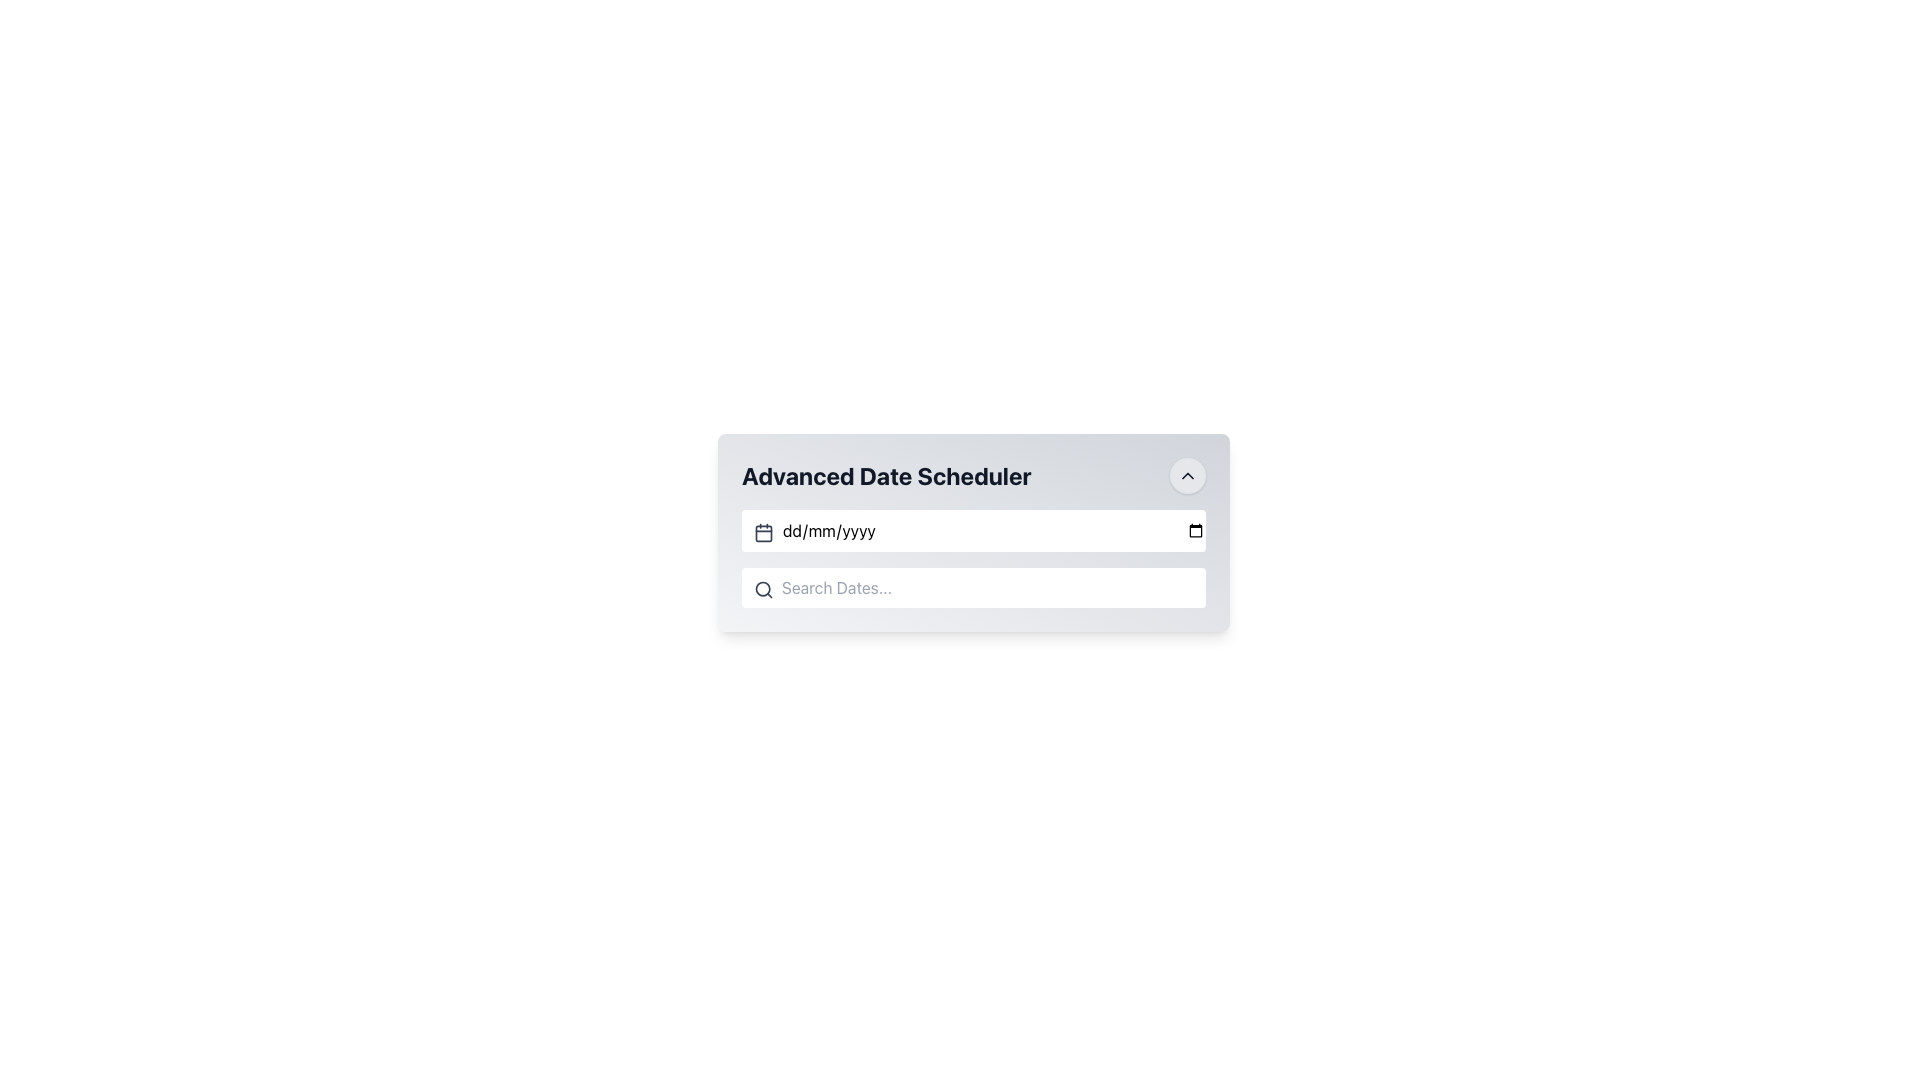 This screenshot has height=1080, width=1920. Describe the element at coordinates (762, 531) in the screenshot. I see `the Decorative Box within the Calendar Icon, which is the main body of the calendar representation, located in the center of the icon` at that location.